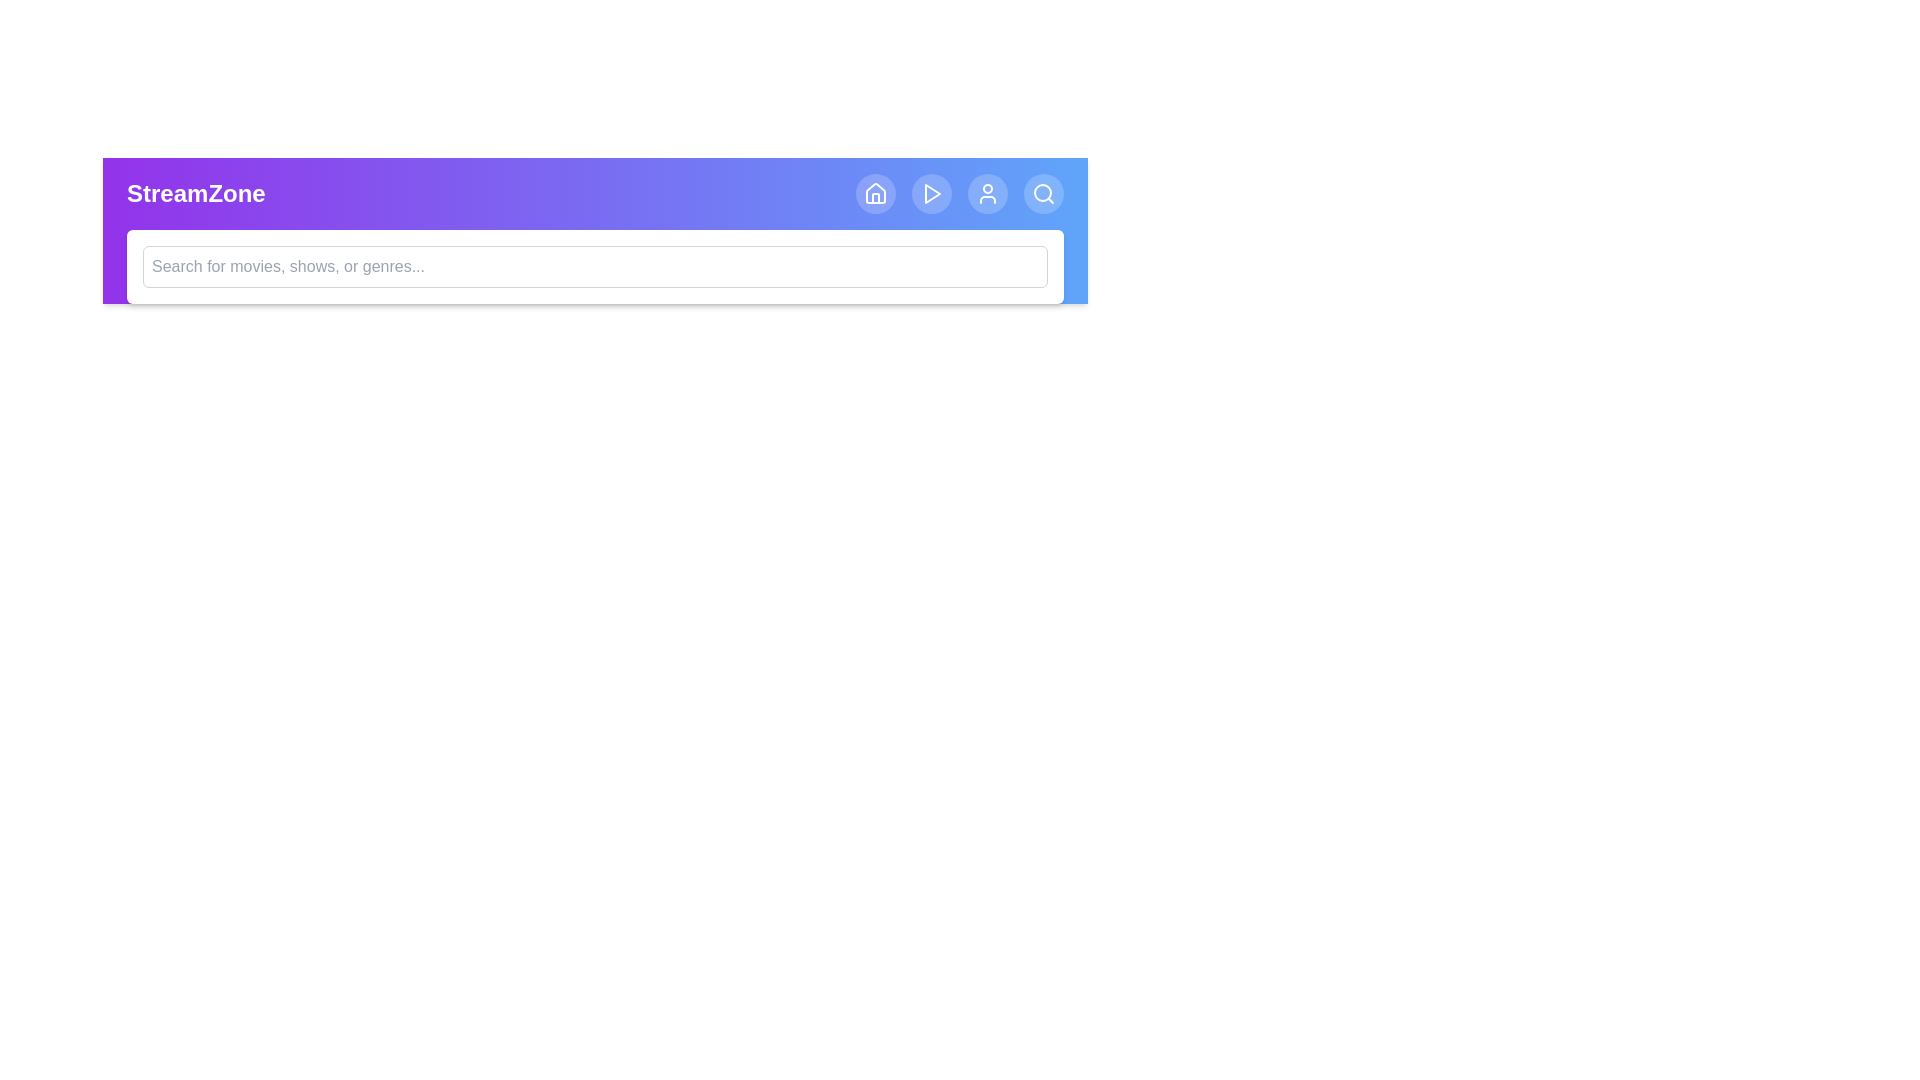 The image size is (1920, 1080). Describe the element at coordinates (1042, 193) in the screenshot. I see `the search icon button to toggle the visibility of the search bar` at that location.